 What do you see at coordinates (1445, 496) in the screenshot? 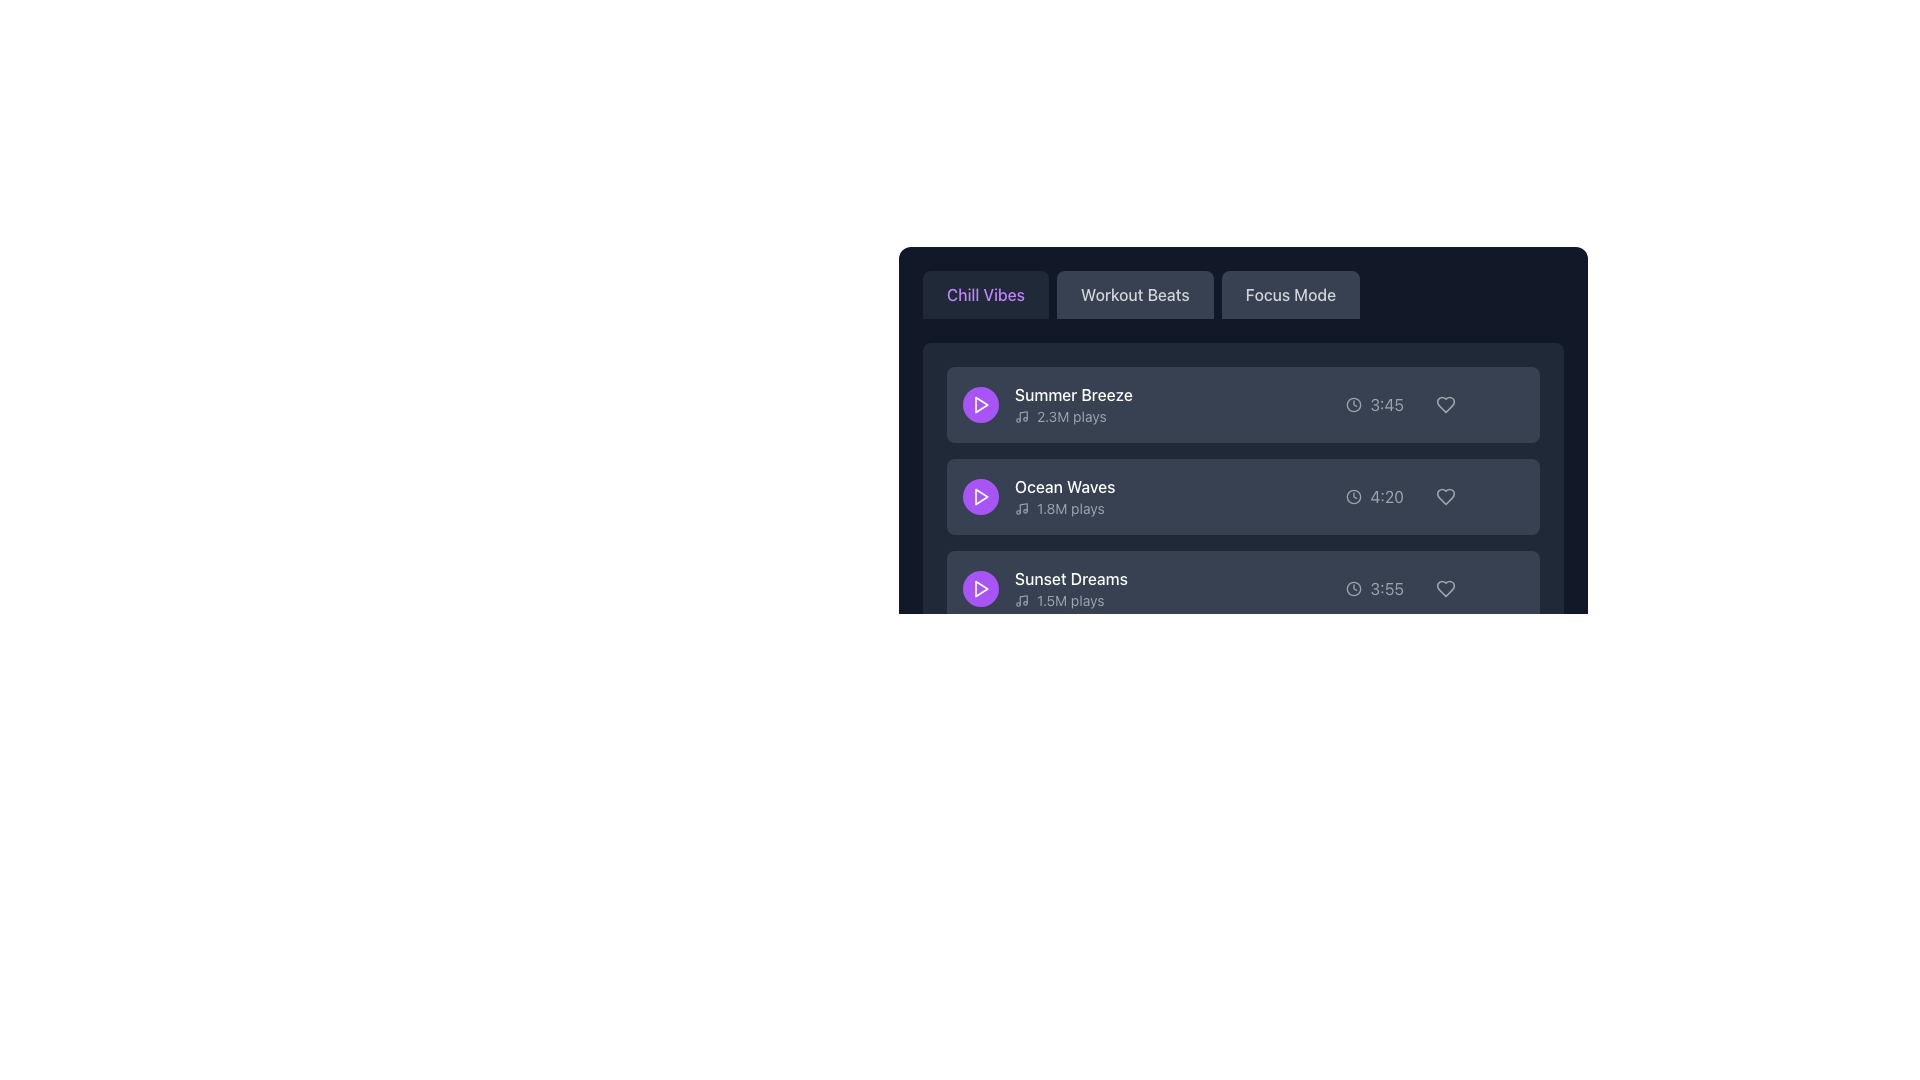
I see `the heart-shaped icon located on the right side of the 'Ocean Waves' track row in the music playlist interface to trigger the tooltip or visual feedback` at bounding box center [1445, 496].